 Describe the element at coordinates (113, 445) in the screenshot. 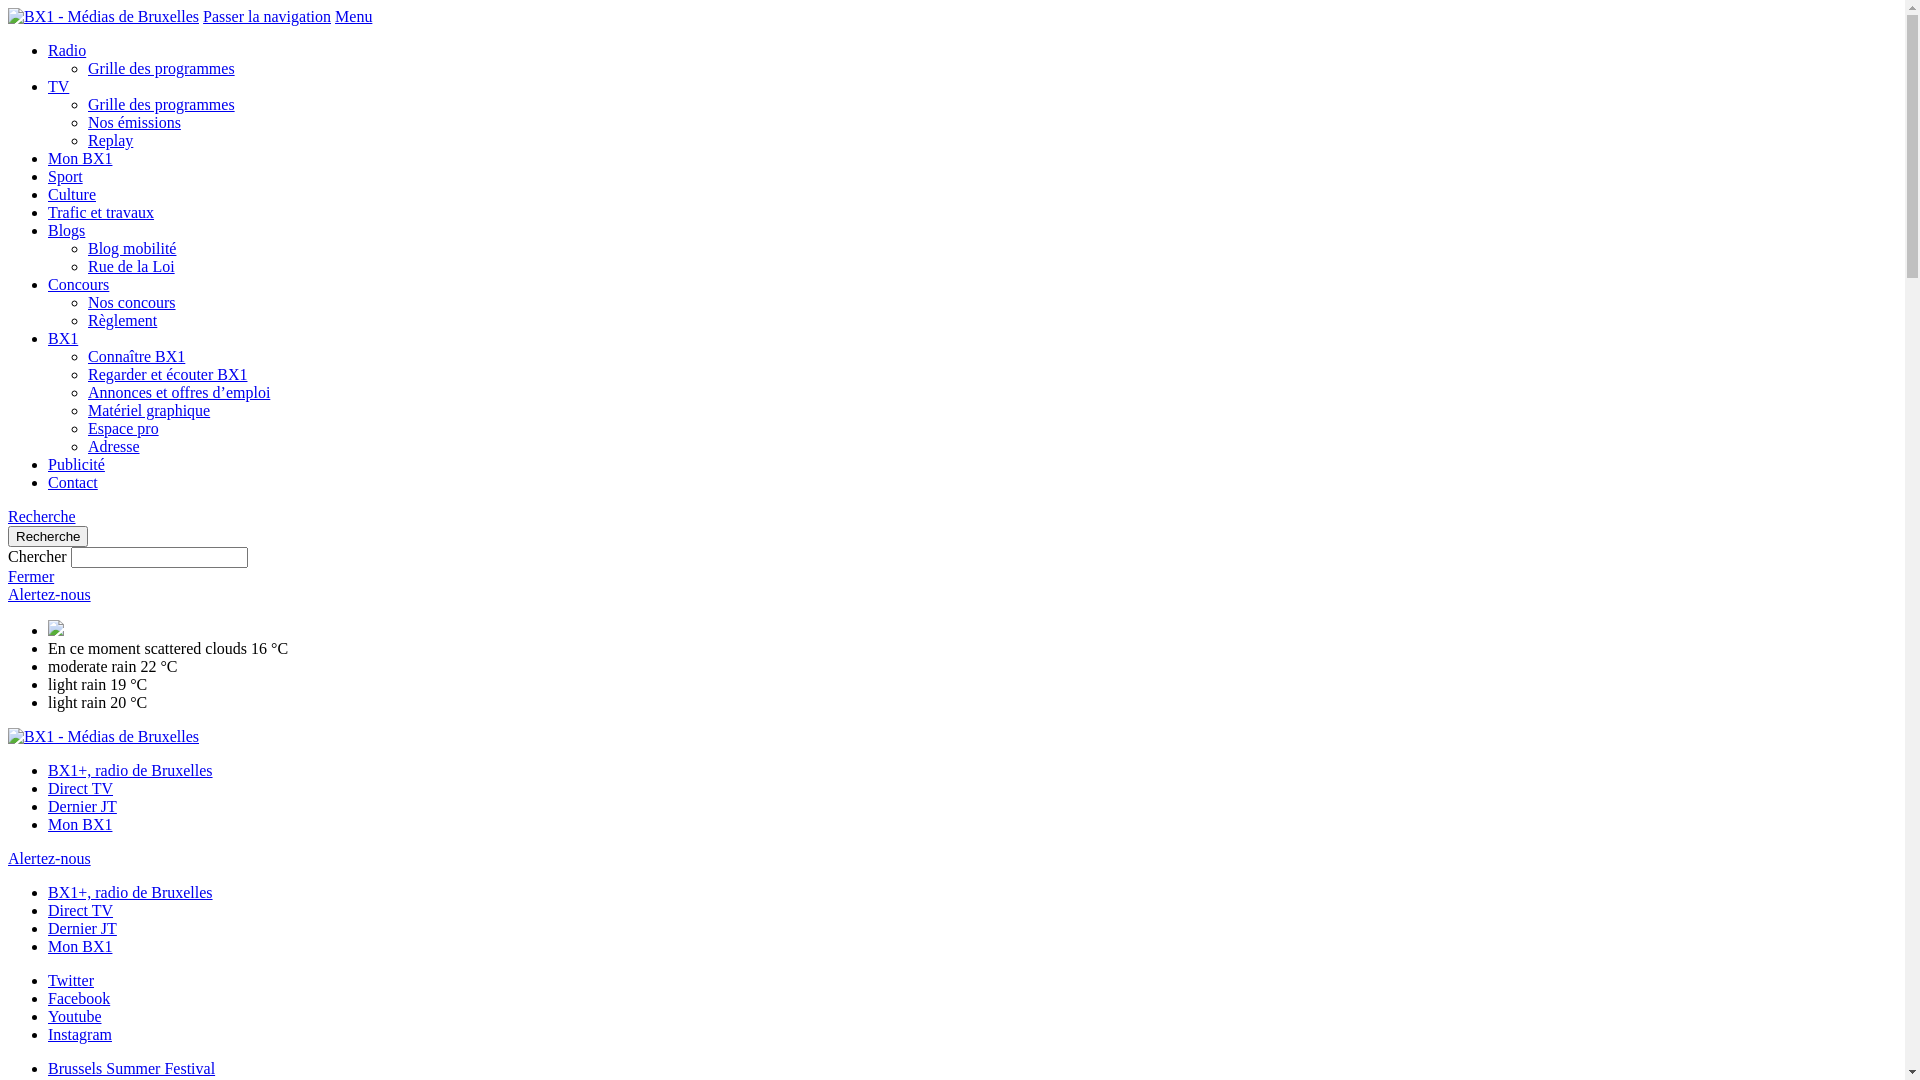

I see `'Adresse'` at that location.